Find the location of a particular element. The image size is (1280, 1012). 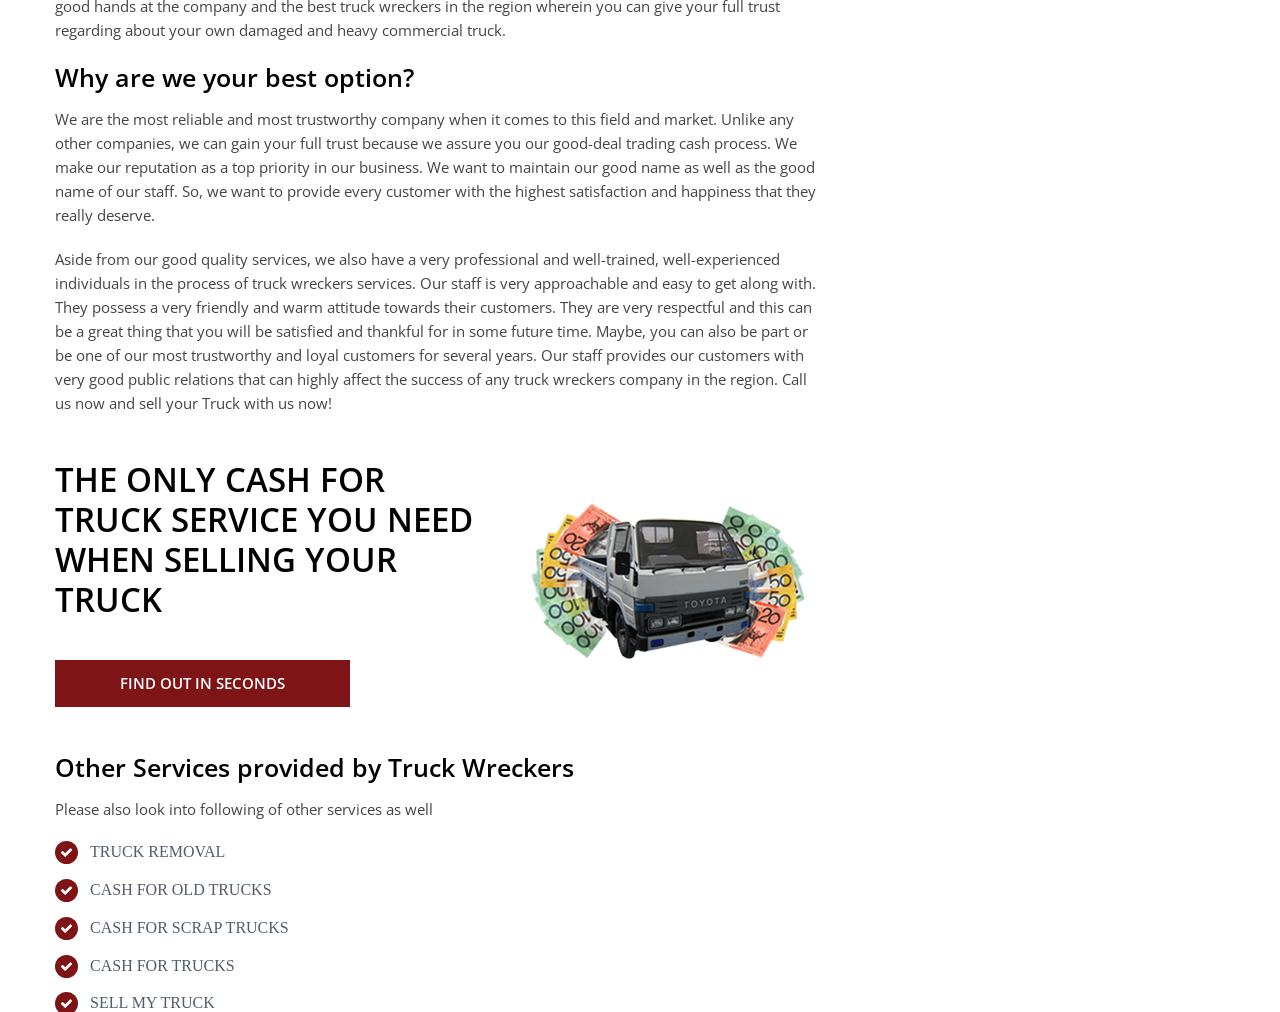

'Other Services provided by Truck Wreckers' is located at coordinates (313, 765).